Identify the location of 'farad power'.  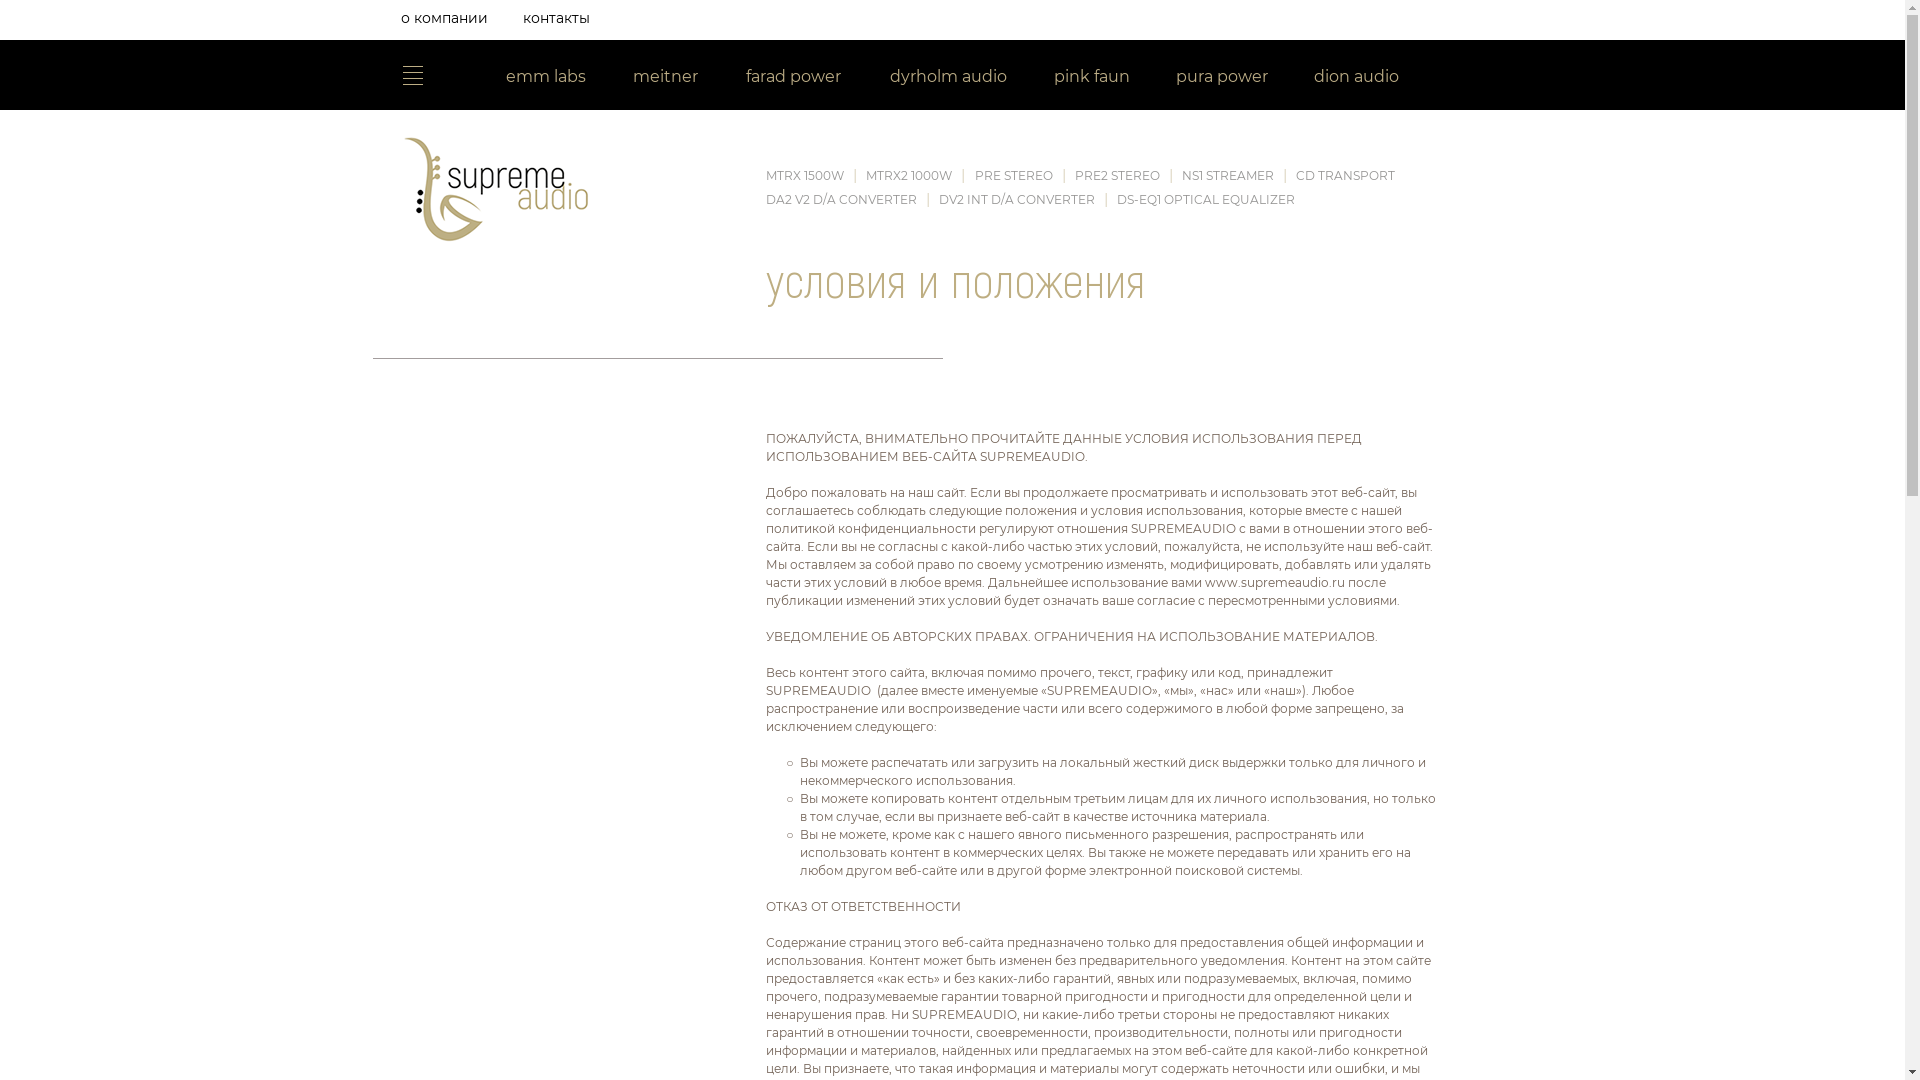
(720, 77).